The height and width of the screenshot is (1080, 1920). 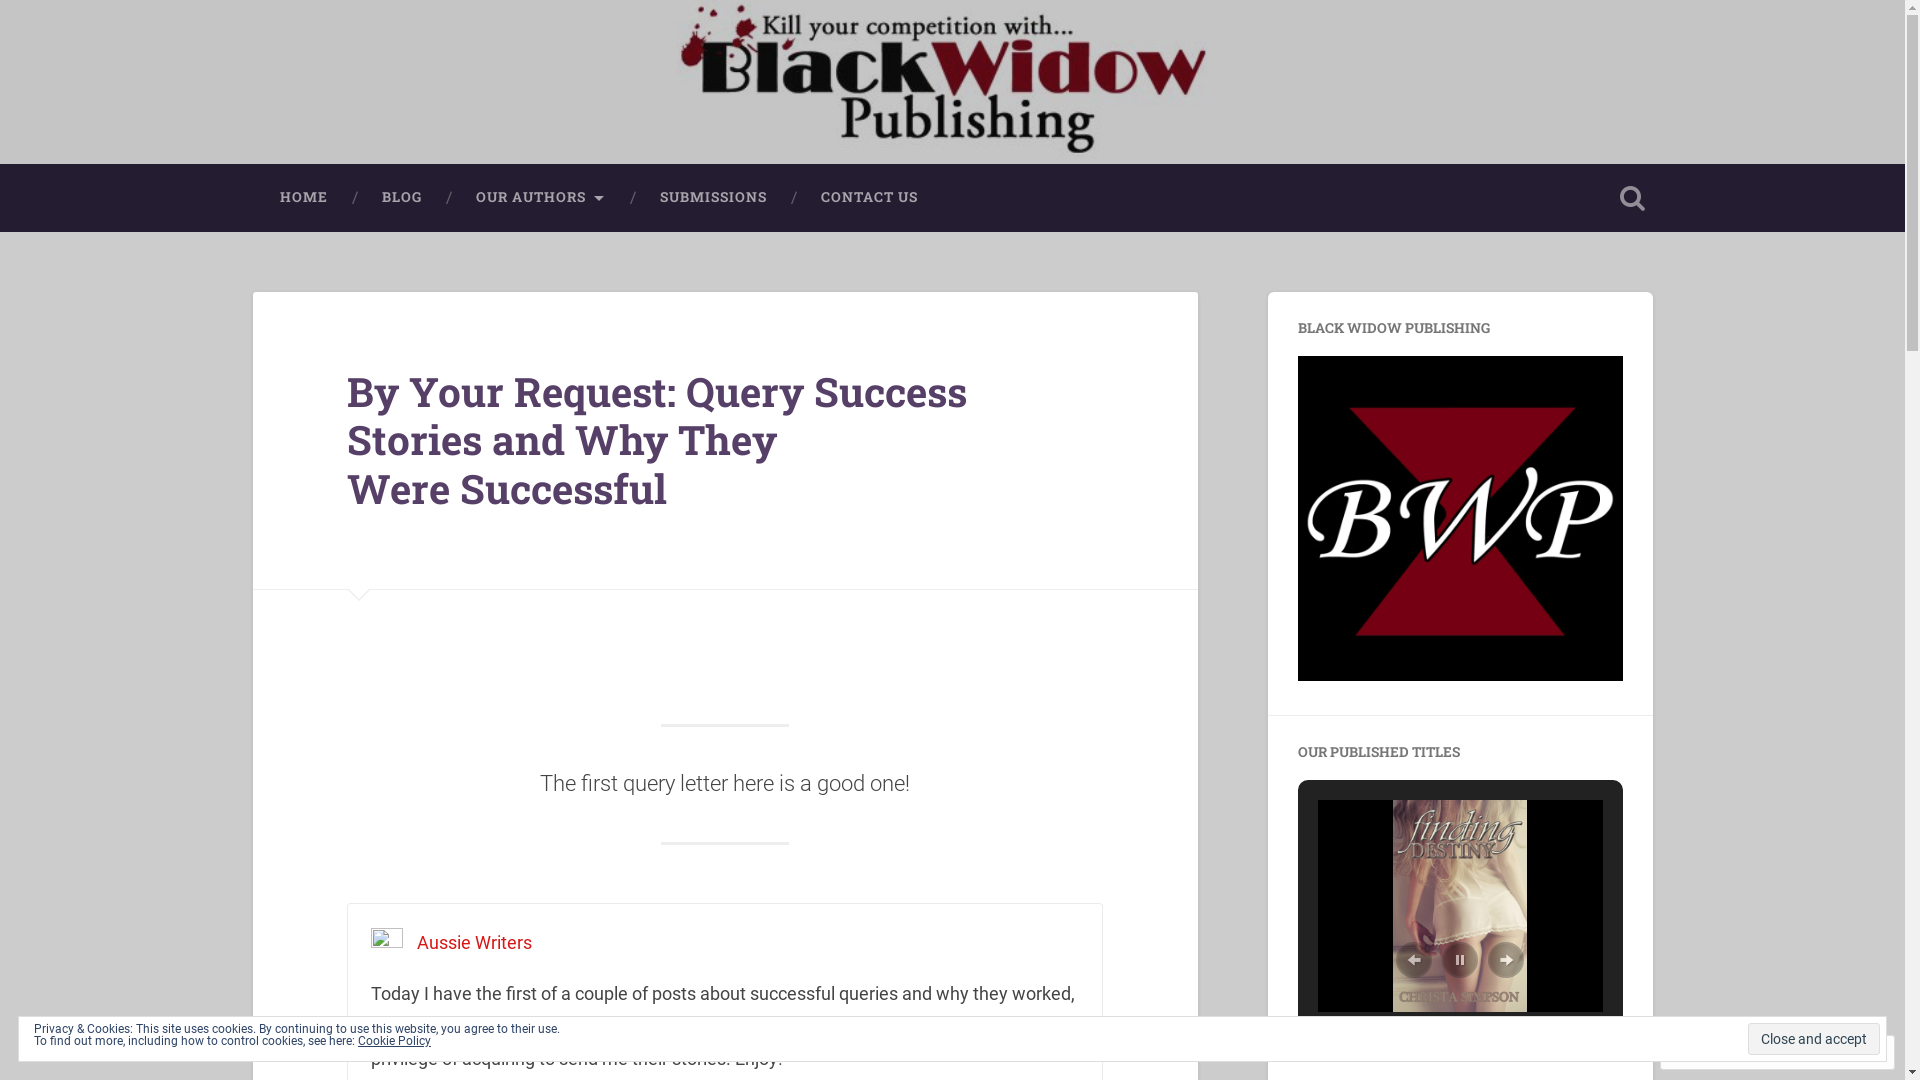 What do you see at coordinates (712, 197) in the screenshot?
I see `'SUBMISSIONS'` at bounding box center [712, 197].